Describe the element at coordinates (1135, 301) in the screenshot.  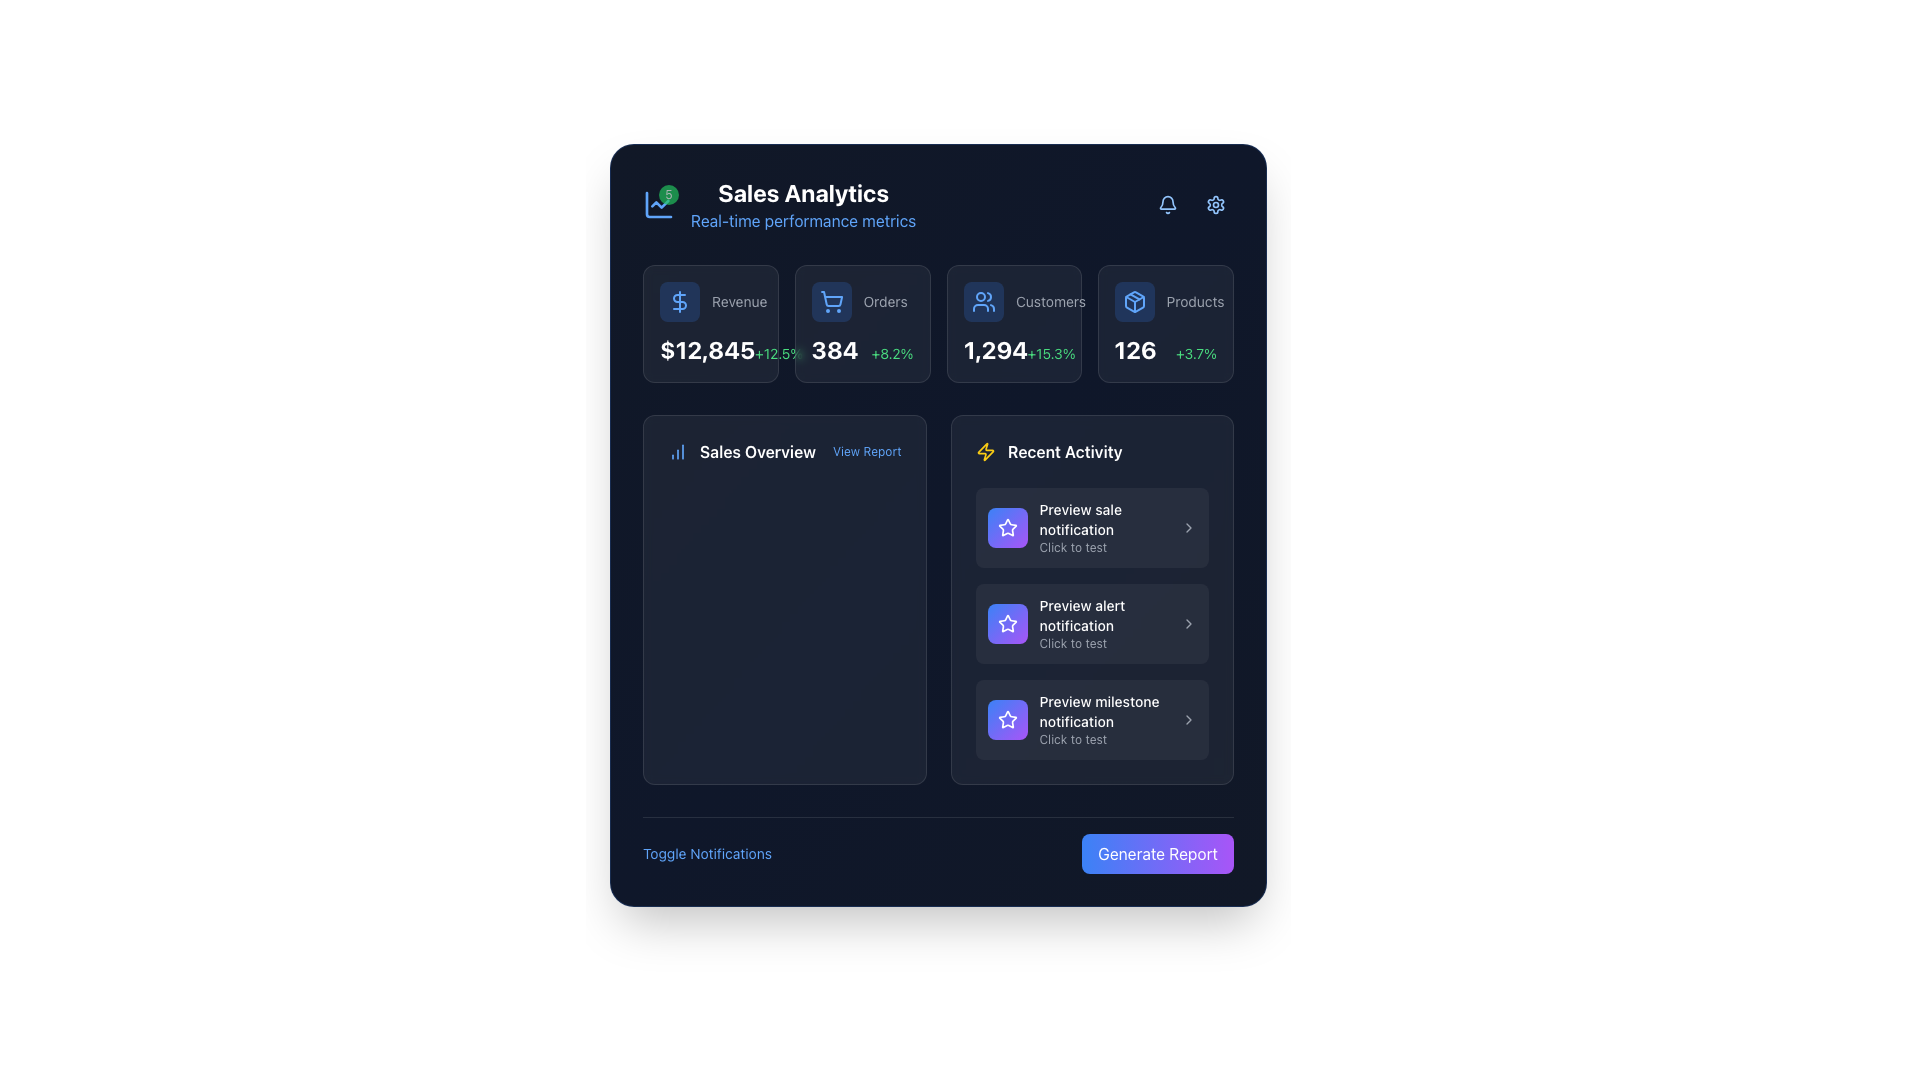
I see `the decorative icon in the top-right section of the 'Products' card, which visually reinforces the product-related statistics` at that location.